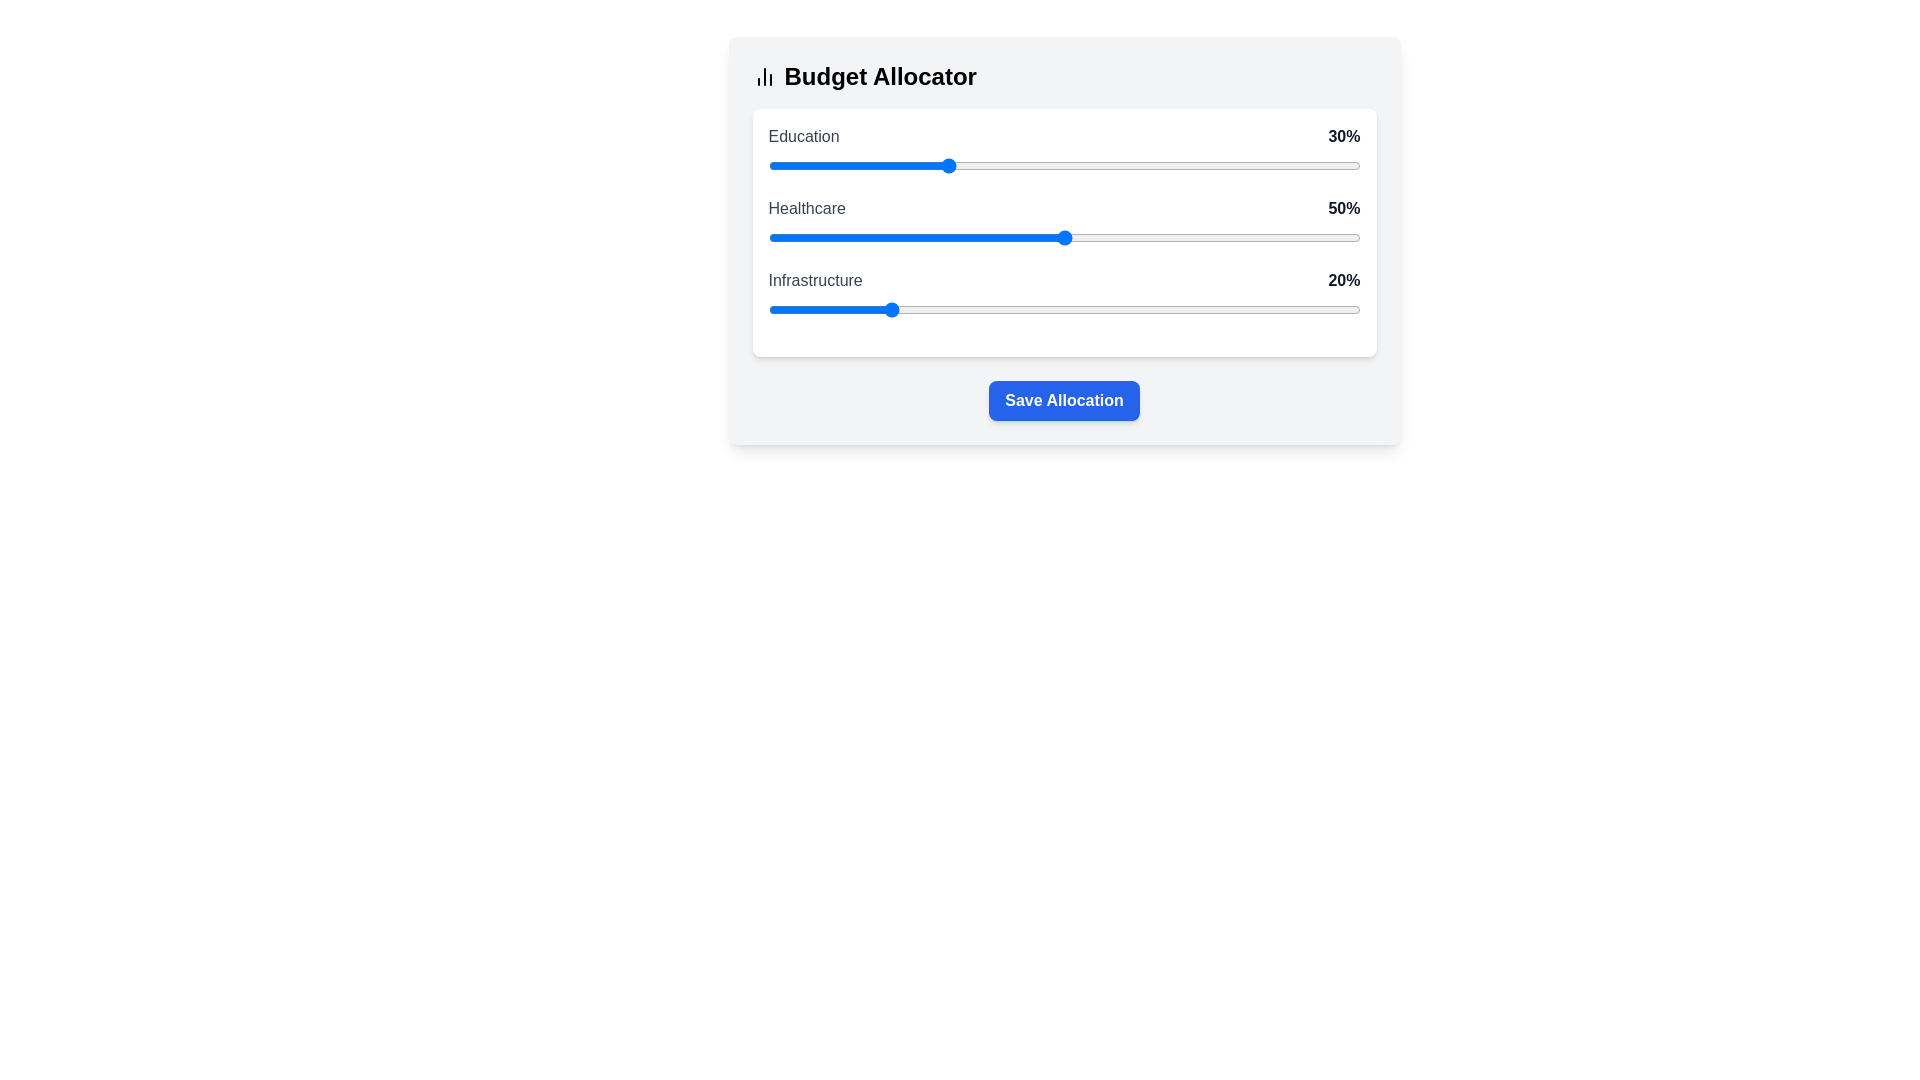 The width and height of the screenshot is (1920, 1080). Describe the element at coordinates (1147, 164) in the screenshot. I see `the education allocation` at that location.